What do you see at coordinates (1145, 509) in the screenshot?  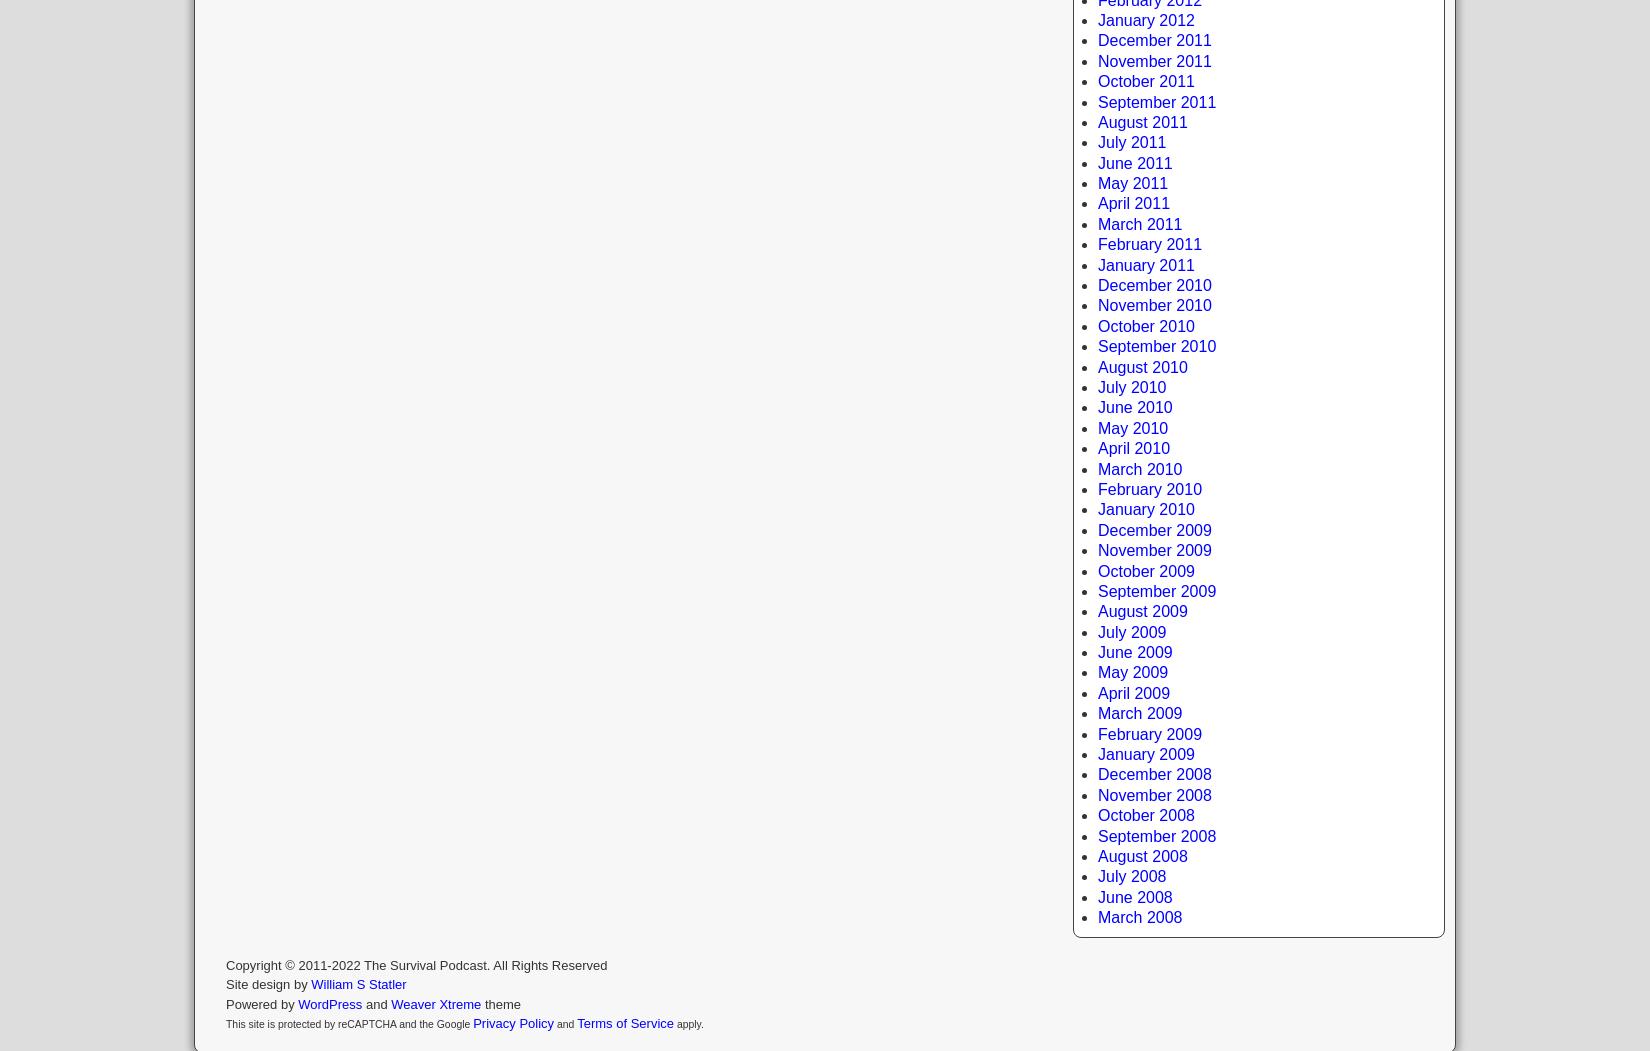 I see `'January 2010'` at bounding box center [1145, 509].